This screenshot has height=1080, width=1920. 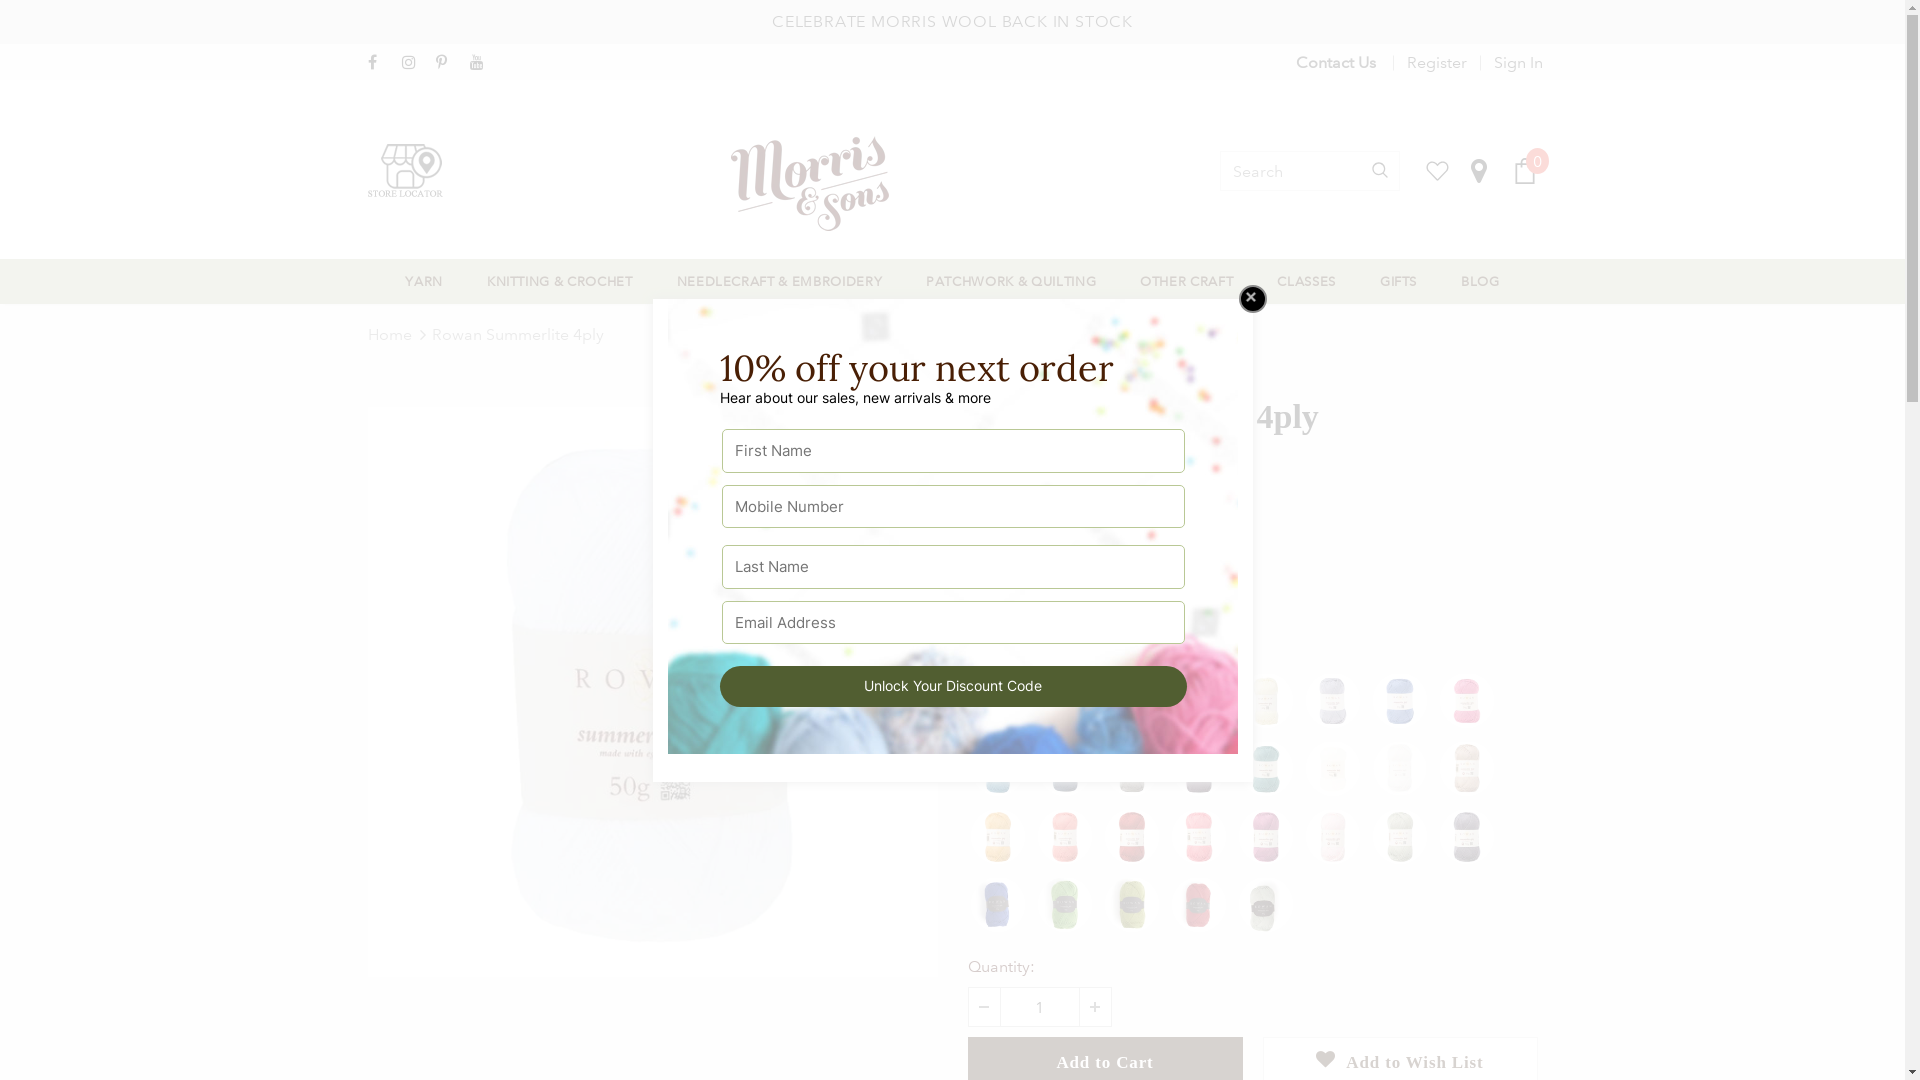 I want to click on 'CLASSES', so click(x=1306, y=281).